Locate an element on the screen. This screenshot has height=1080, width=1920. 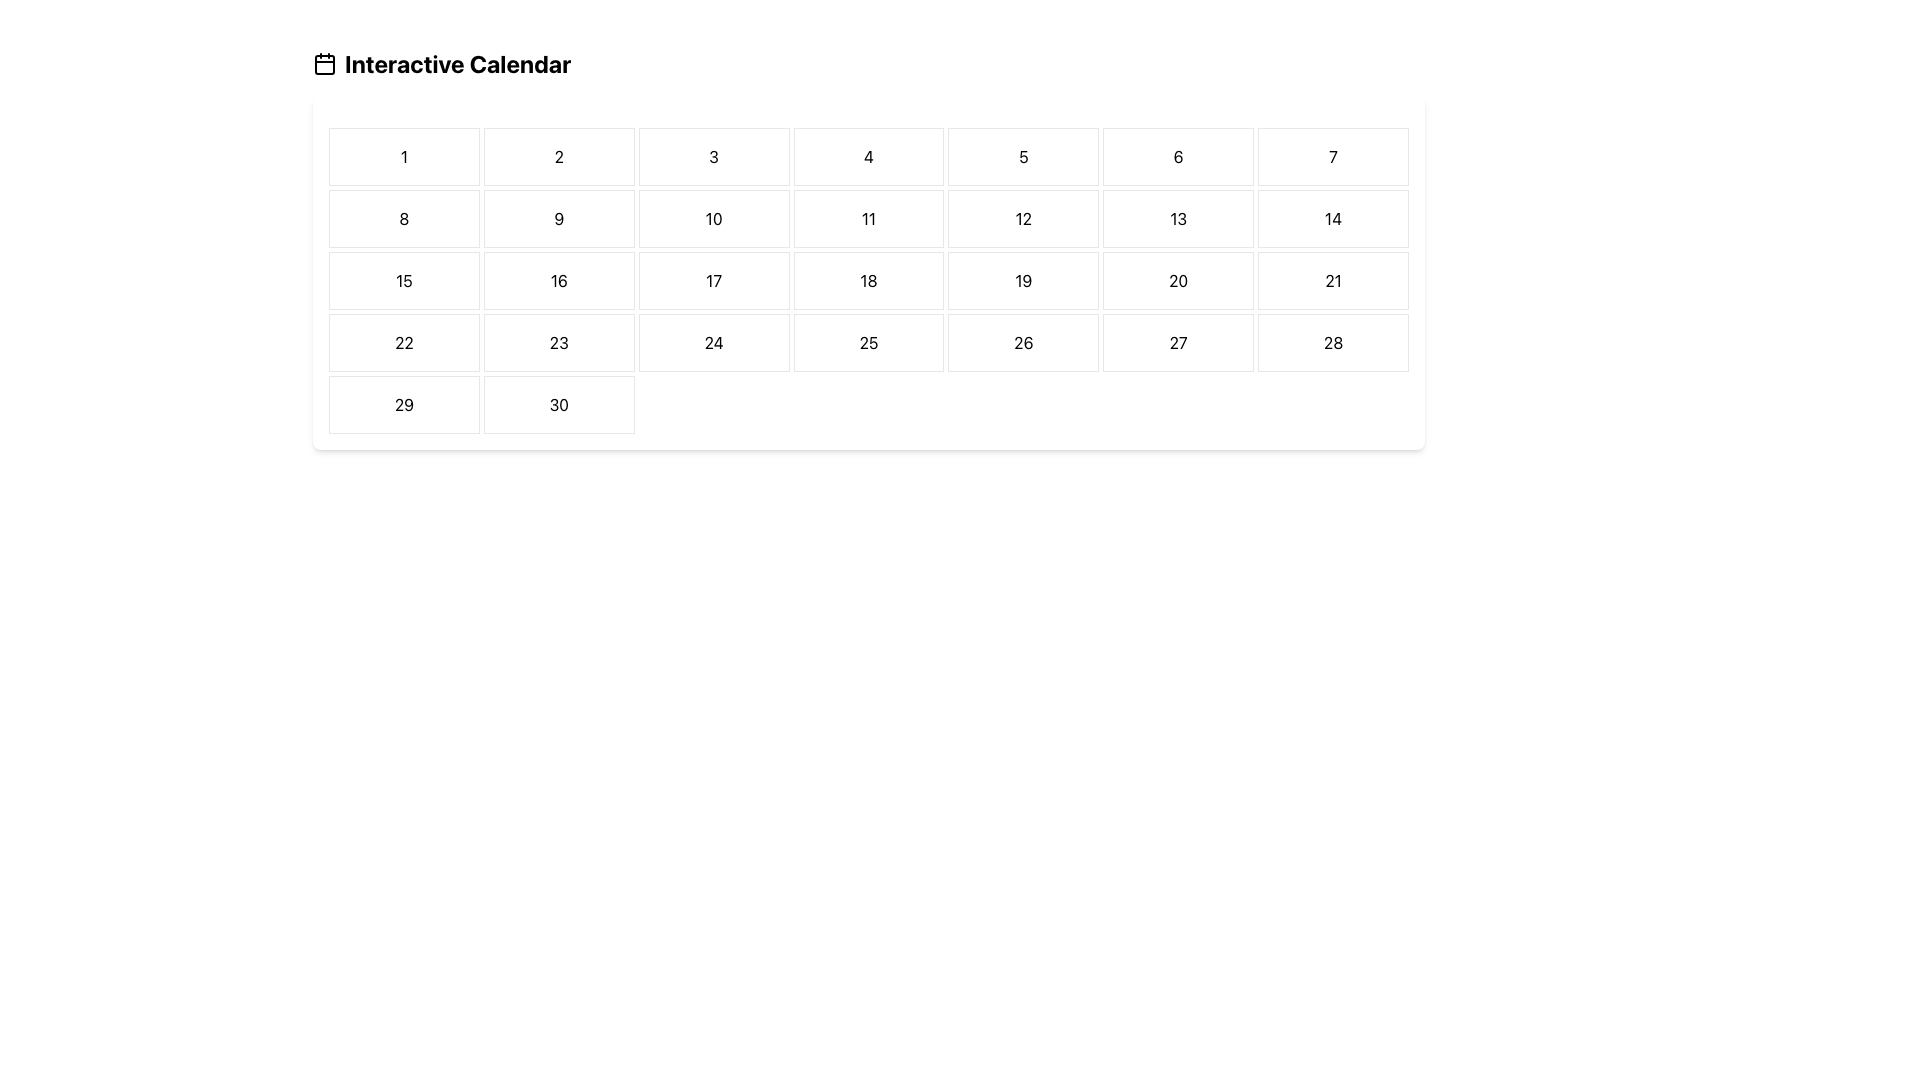
the clickable grid cell representing the number '13' is located at coordinates (1178, 219).